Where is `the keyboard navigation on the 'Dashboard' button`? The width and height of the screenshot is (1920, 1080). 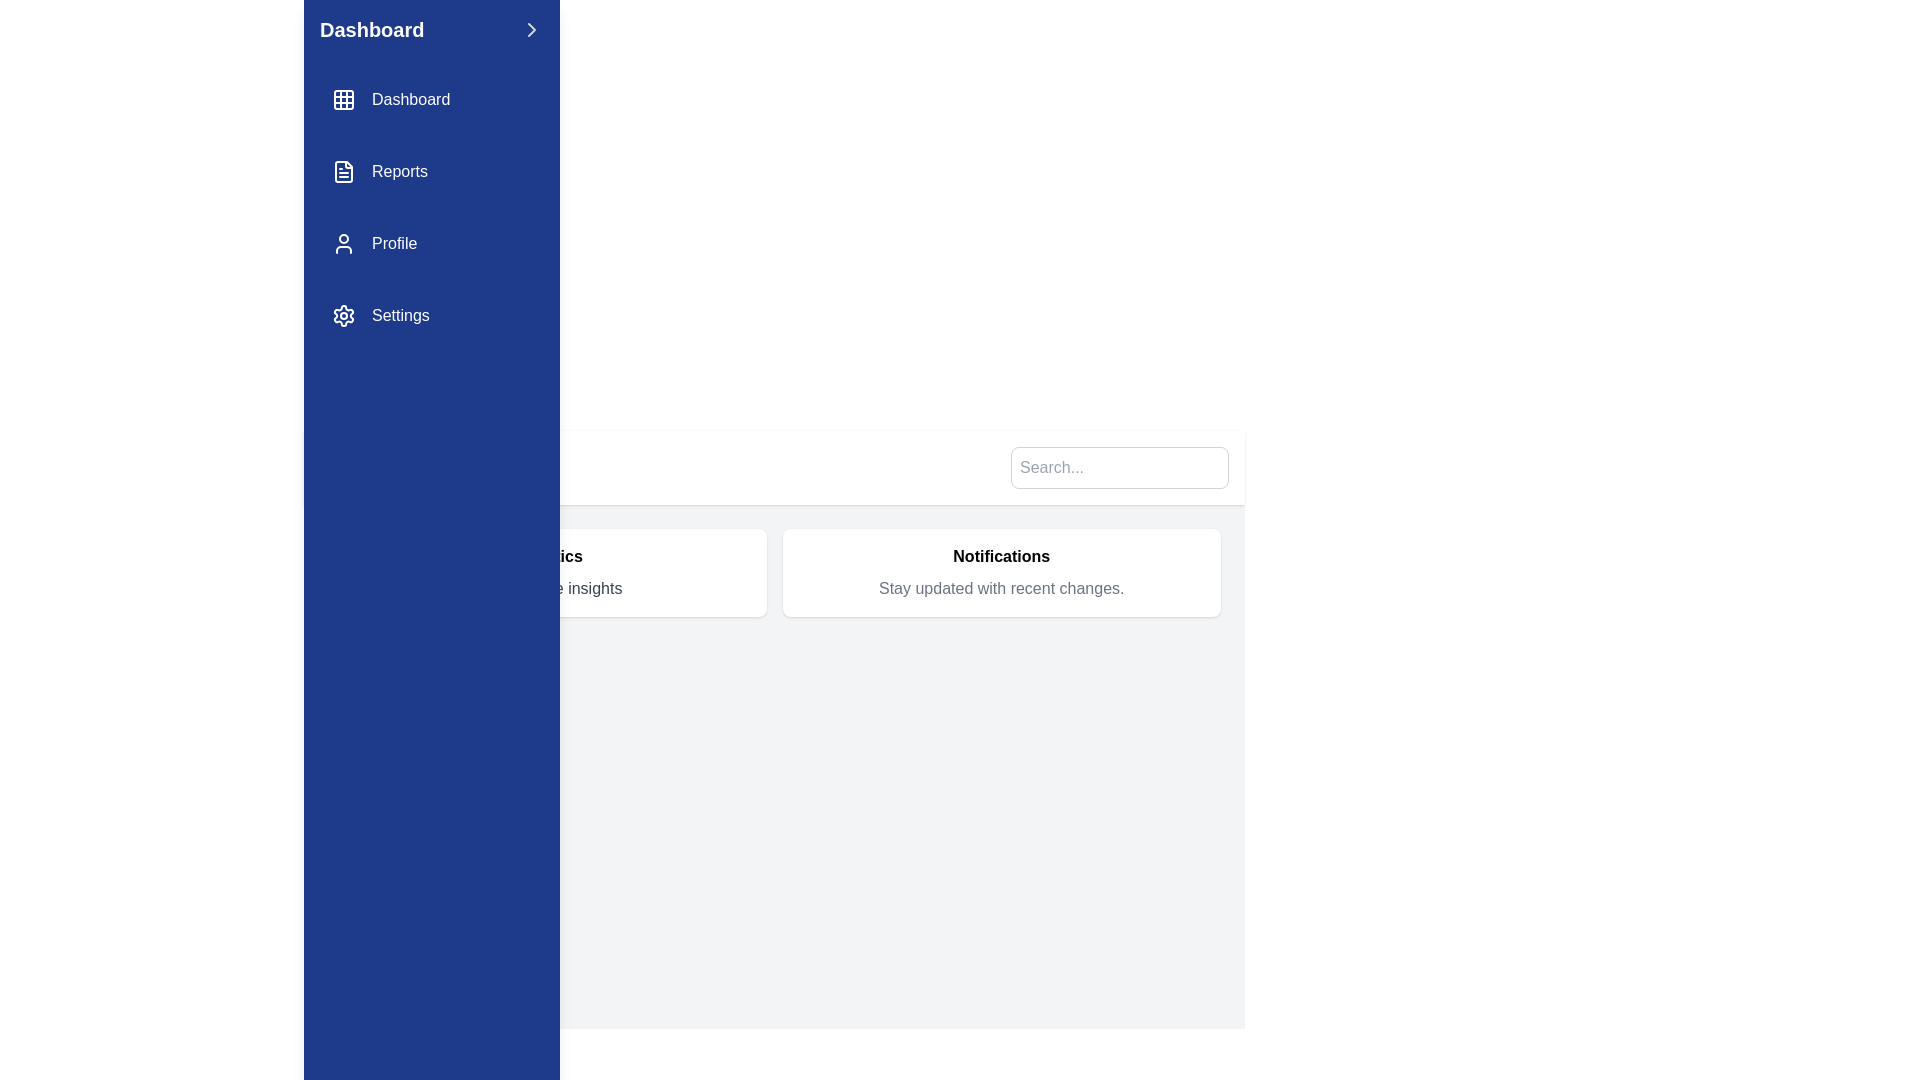 the keyboard navigation on the 'Dashboard' button is located at coordinates (431, 100).